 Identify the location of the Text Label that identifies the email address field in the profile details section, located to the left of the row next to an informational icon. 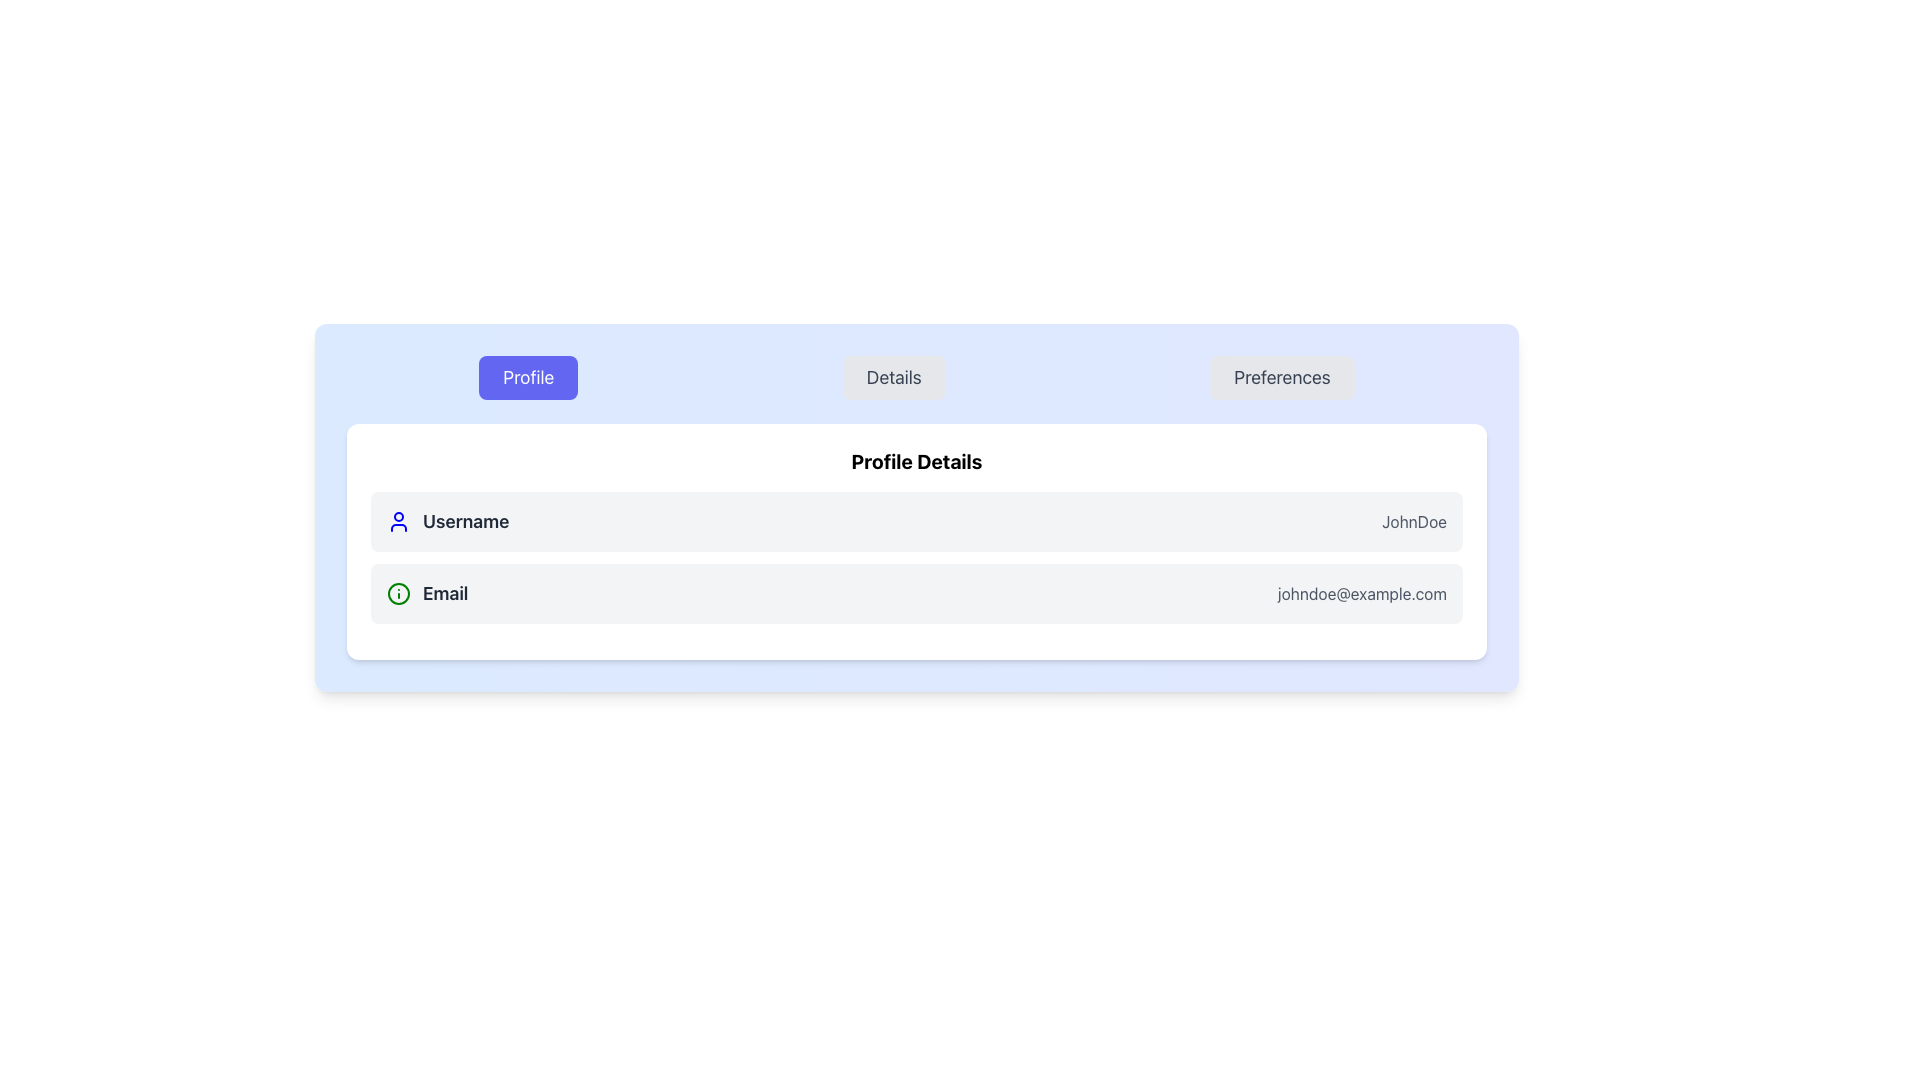
(426, 593).